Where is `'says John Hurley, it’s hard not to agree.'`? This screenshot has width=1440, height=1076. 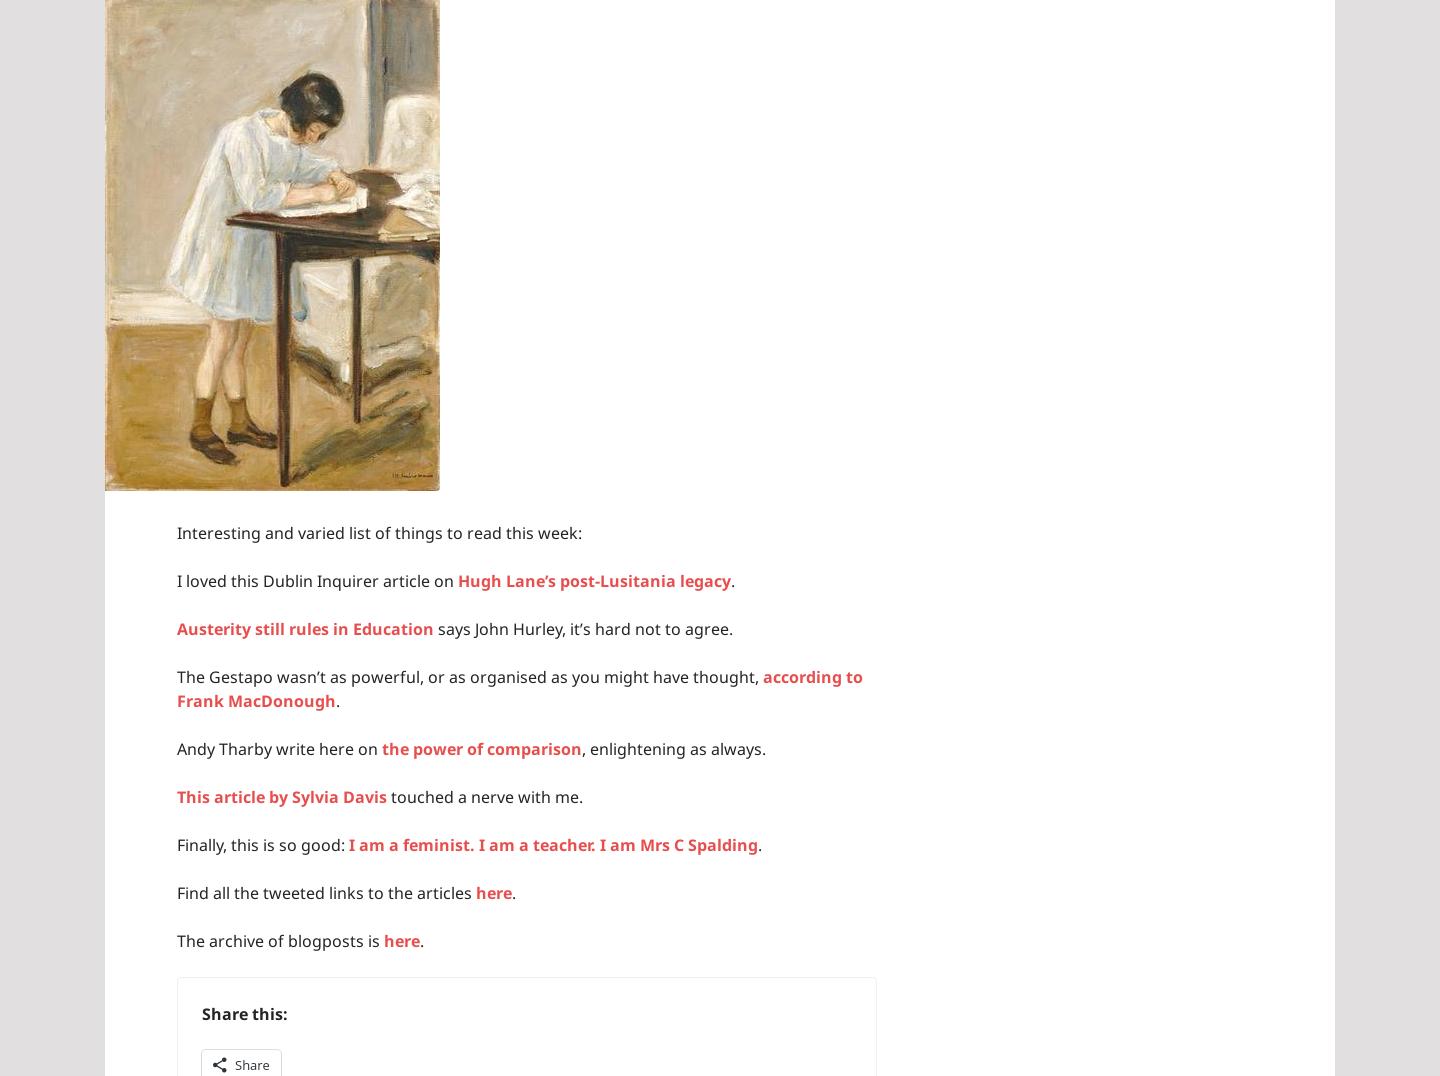 'says John Hurley, it’s hard not to agree.' is located at coordinates (583, 627).